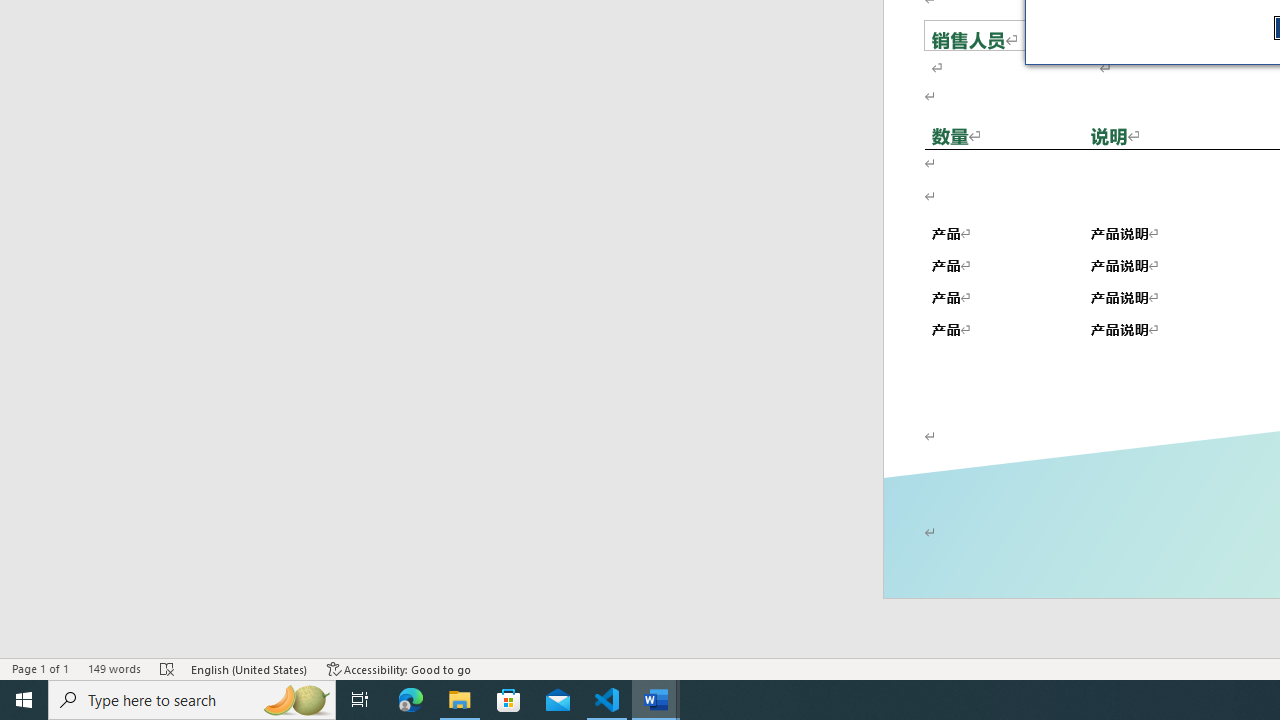 The width and height of the screenshot is (1280, 720). I want to click on 'Microsoft Edge', so click(410, 698).